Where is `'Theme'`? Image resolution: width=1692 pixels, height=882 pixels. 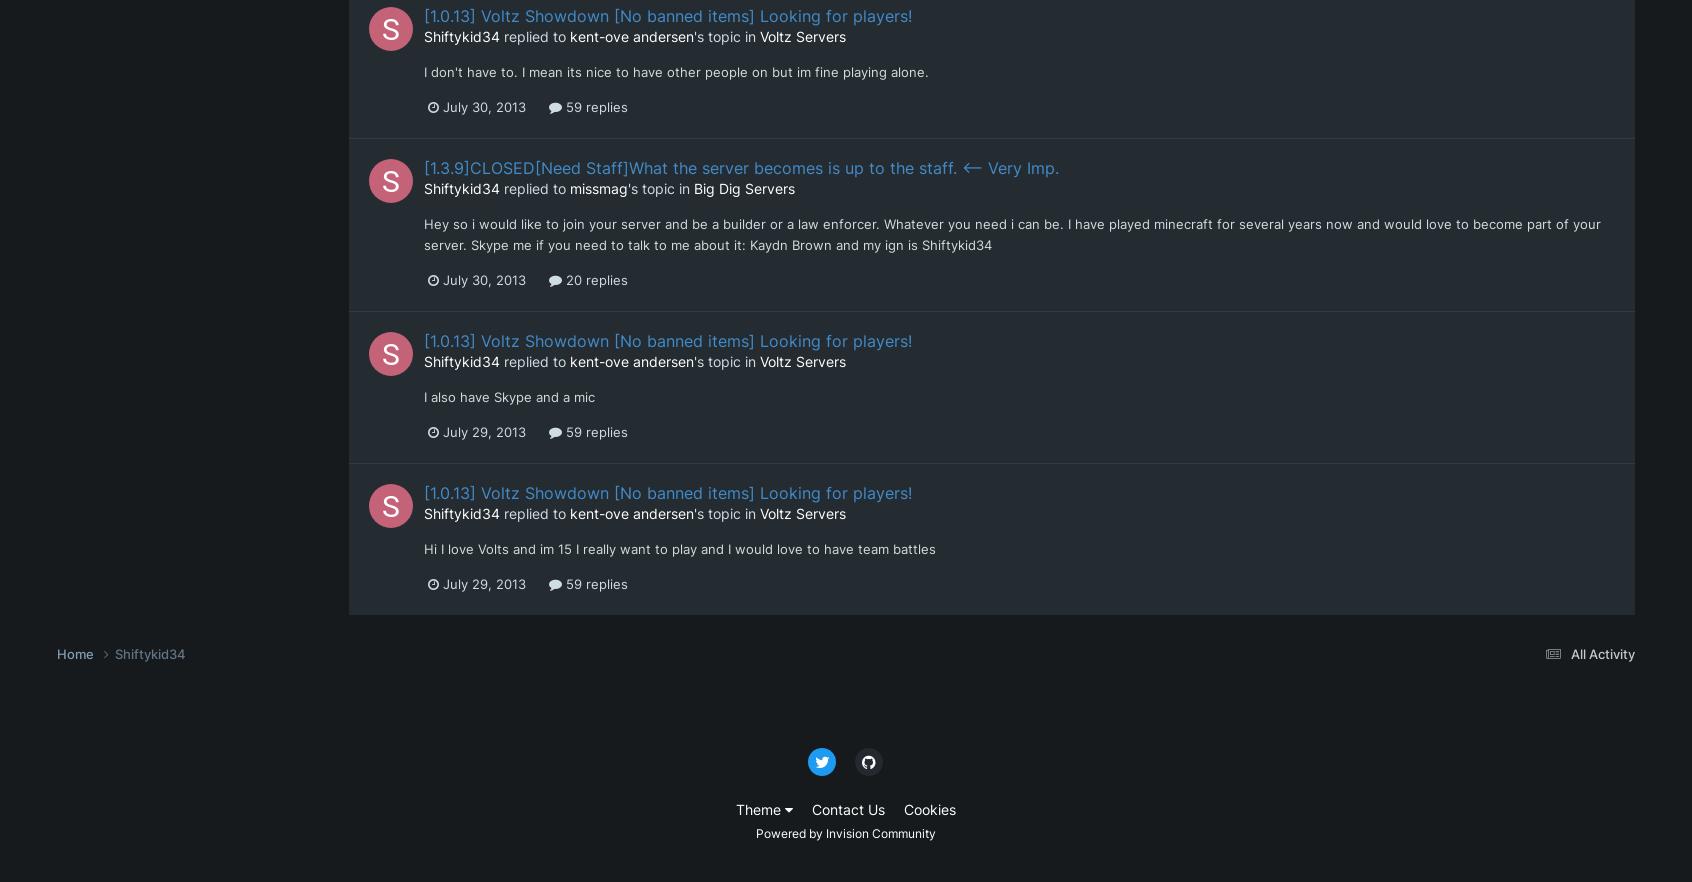 'Theme' is located at coordinates (758, 807).